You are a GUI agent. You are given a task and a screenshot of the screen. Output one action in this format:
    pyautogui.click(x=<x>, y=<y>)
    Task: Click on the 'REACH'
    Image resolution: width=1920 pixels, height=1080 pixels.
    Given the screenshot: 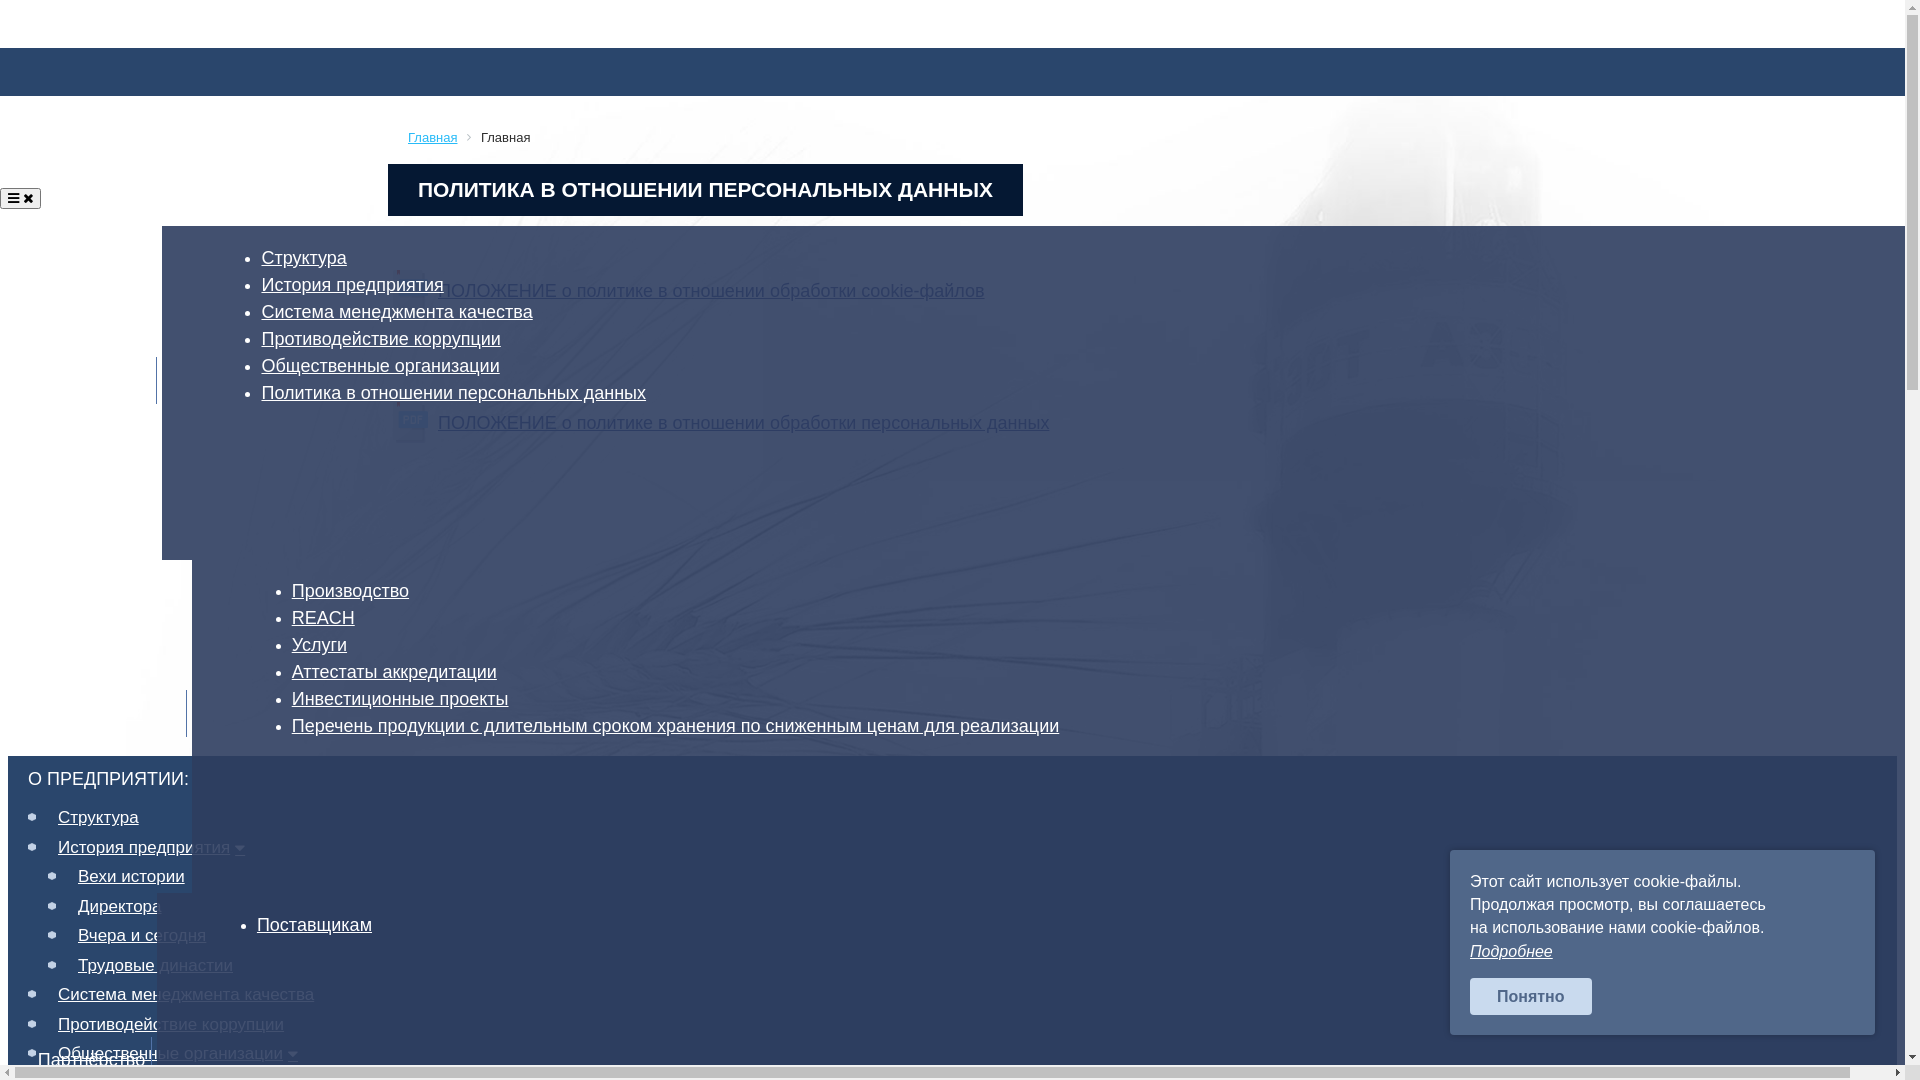 What is the action you would take?
    pyautogui.click(x=329, y=616)
    